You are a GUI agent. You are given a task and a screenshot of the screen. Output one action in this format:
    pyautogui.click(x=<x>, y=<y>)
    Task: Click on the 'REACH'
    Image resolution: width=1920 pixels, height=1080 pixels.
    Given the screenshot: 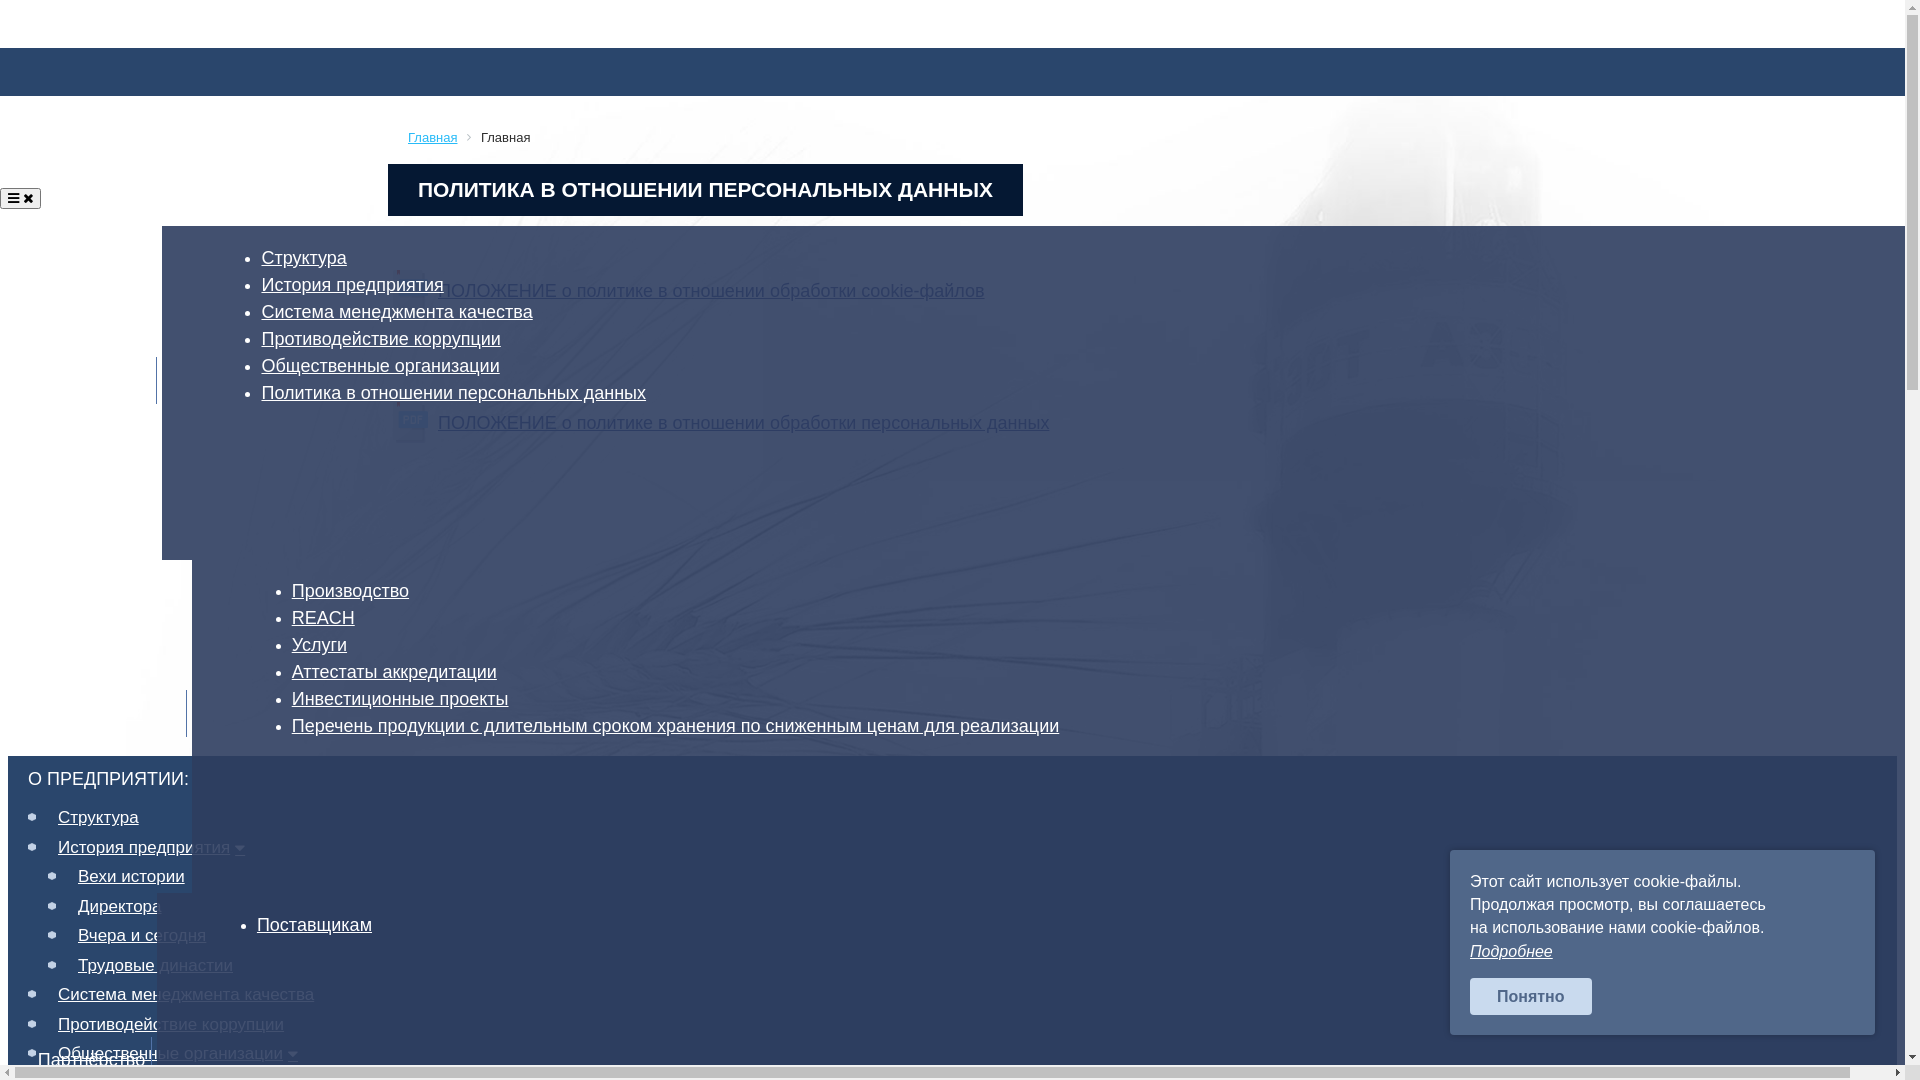 What is the action you would take?
    pyautogui.click(x=329, y=616)
    